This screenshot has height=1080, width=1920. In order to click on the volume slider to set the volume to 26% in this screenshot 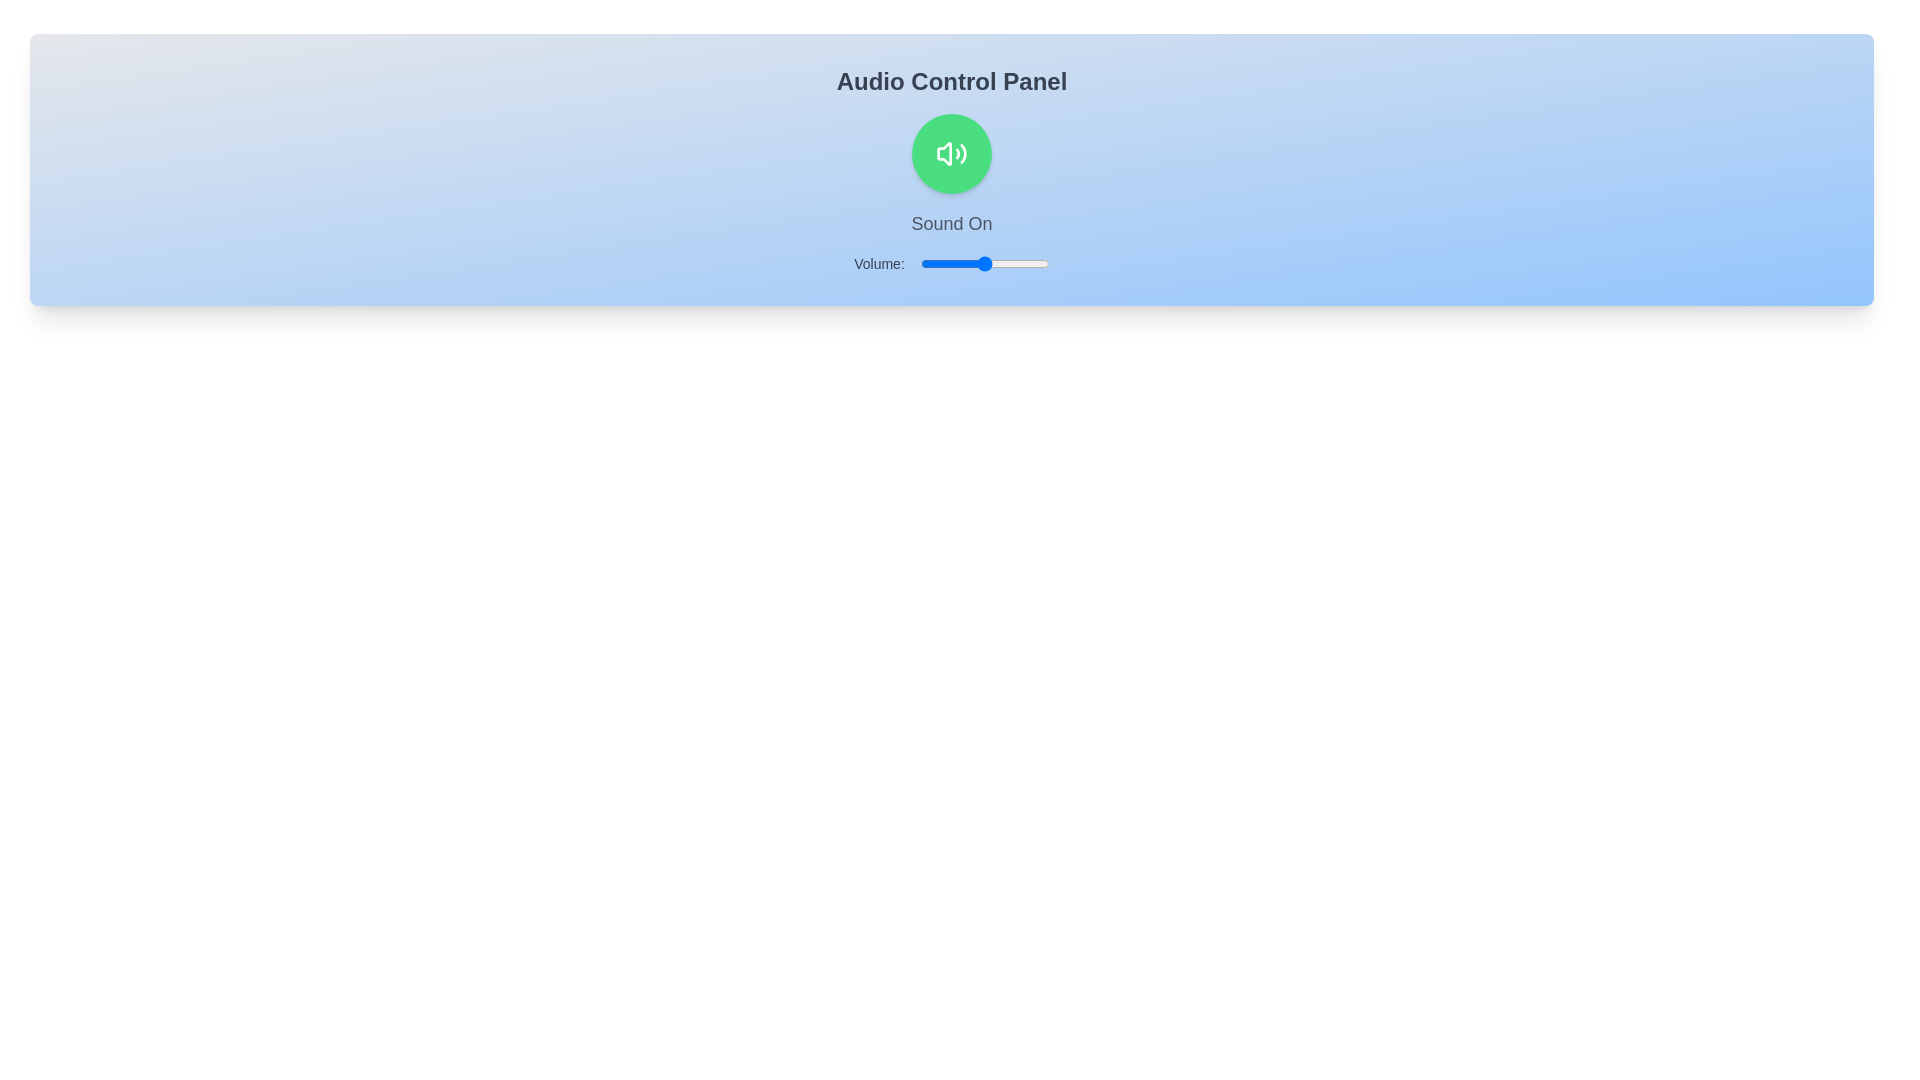, I will do `click(953, 262)`.